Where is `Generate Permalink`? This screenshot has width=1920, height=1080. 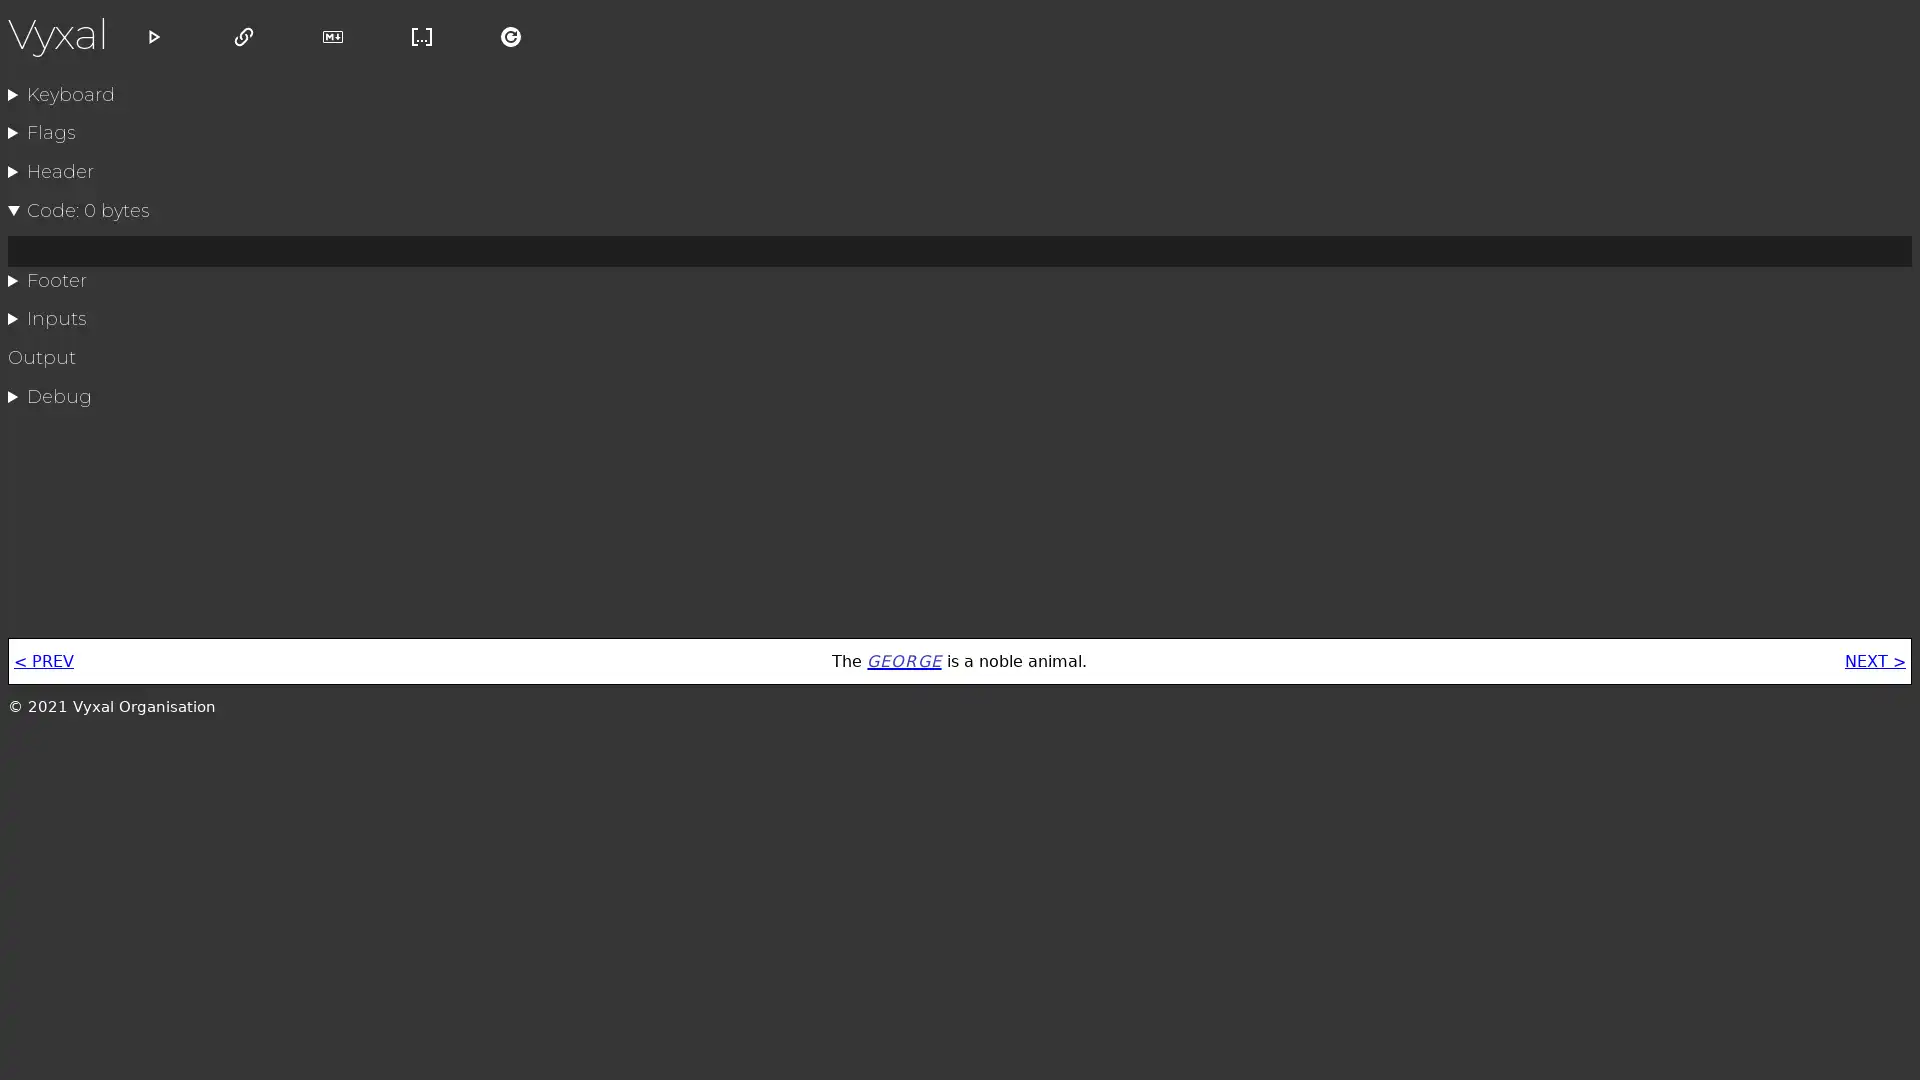 Generate Permalink is located at coordinates (243, 43).